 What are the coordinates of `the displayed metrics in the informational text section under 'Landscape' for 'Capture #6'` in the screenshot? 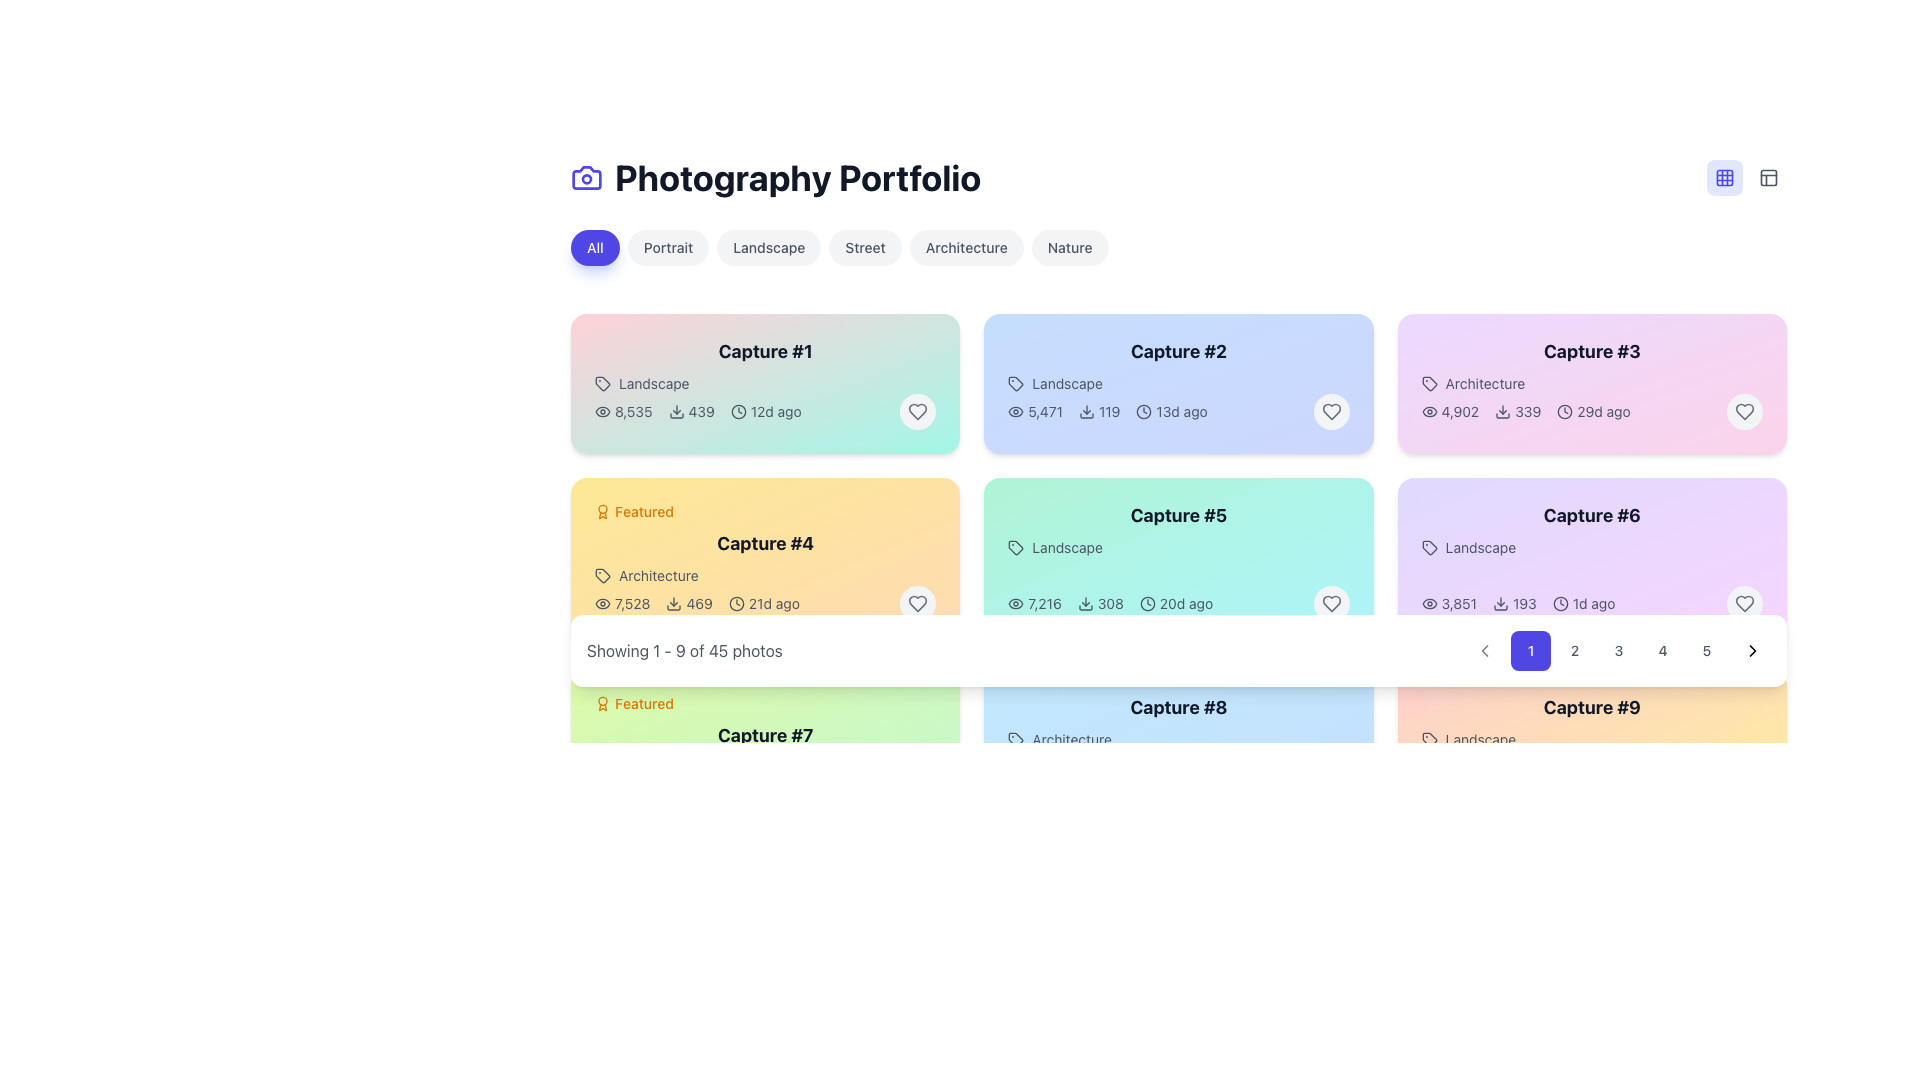 It's located at (1518, 603).